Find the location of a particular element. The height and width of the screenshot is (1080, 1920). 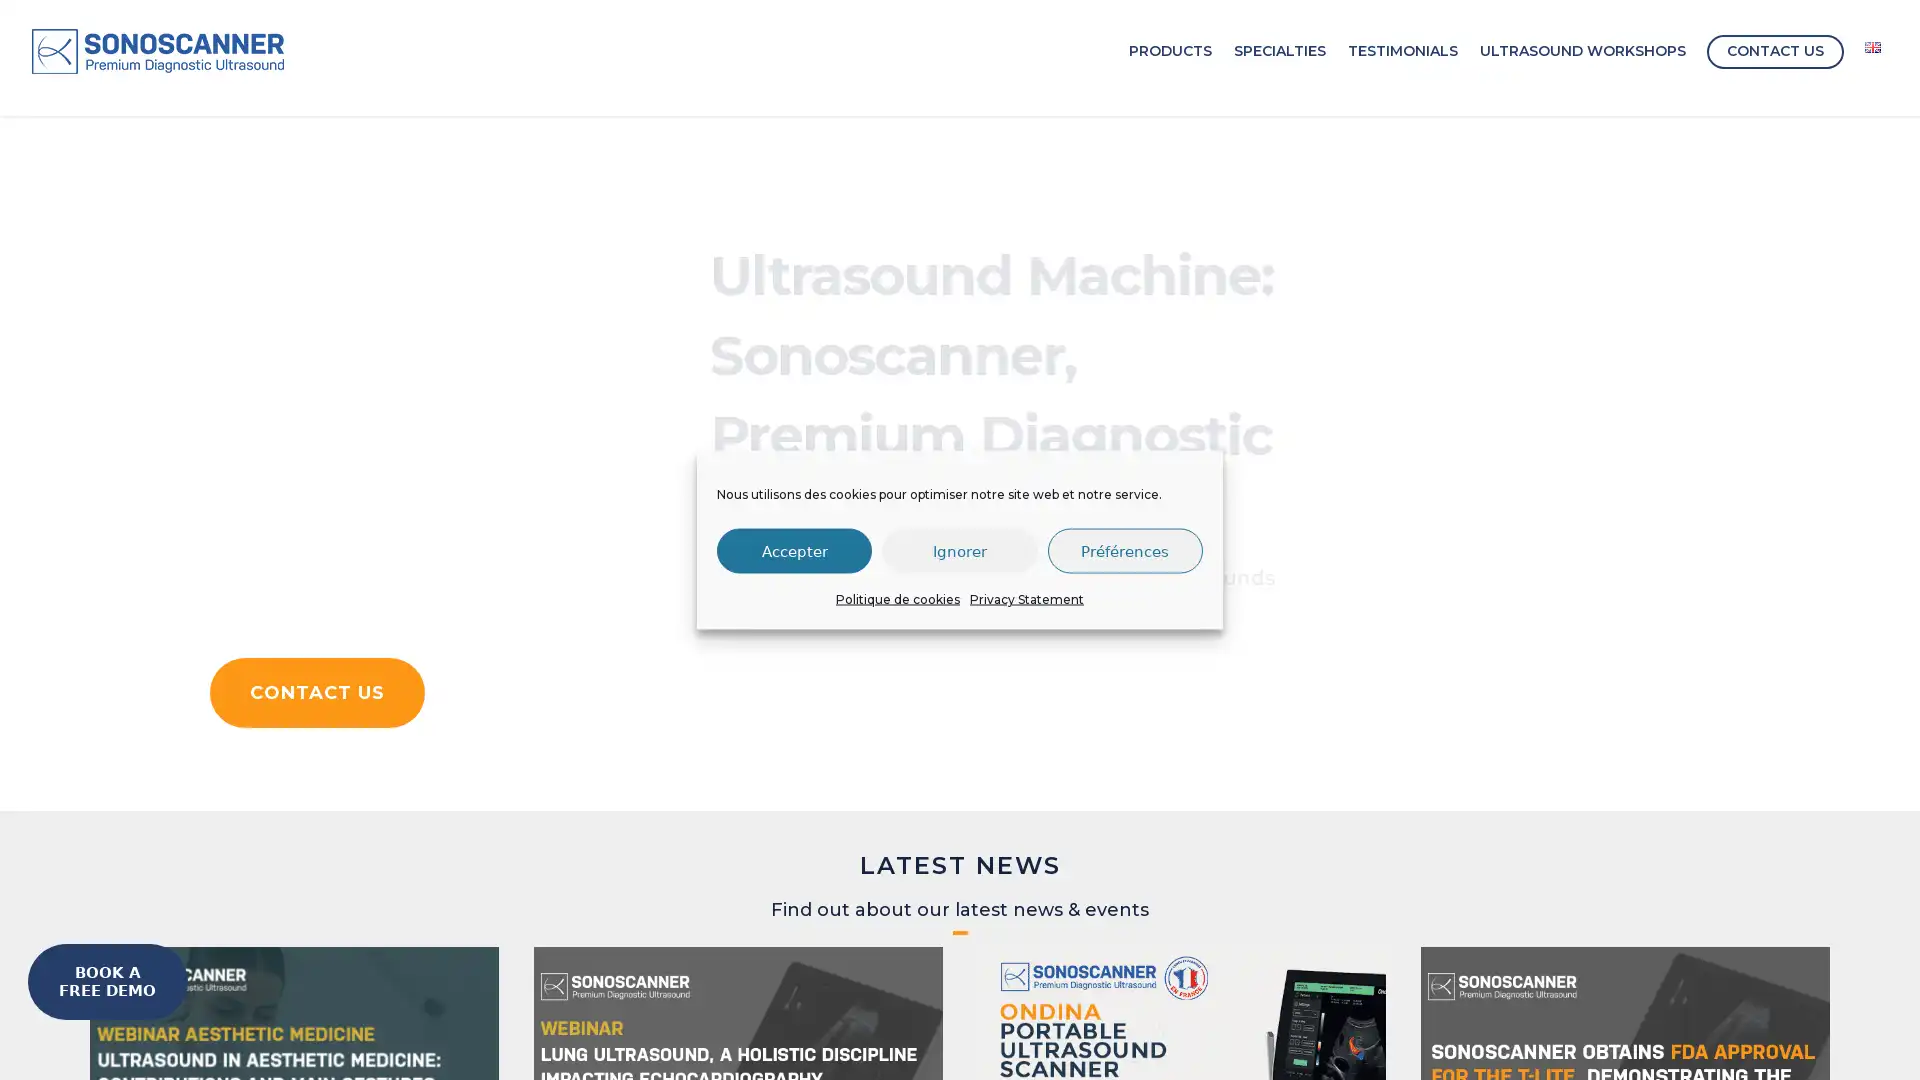

BOOK A FREE DEMO is located at coordinates (106, 981).